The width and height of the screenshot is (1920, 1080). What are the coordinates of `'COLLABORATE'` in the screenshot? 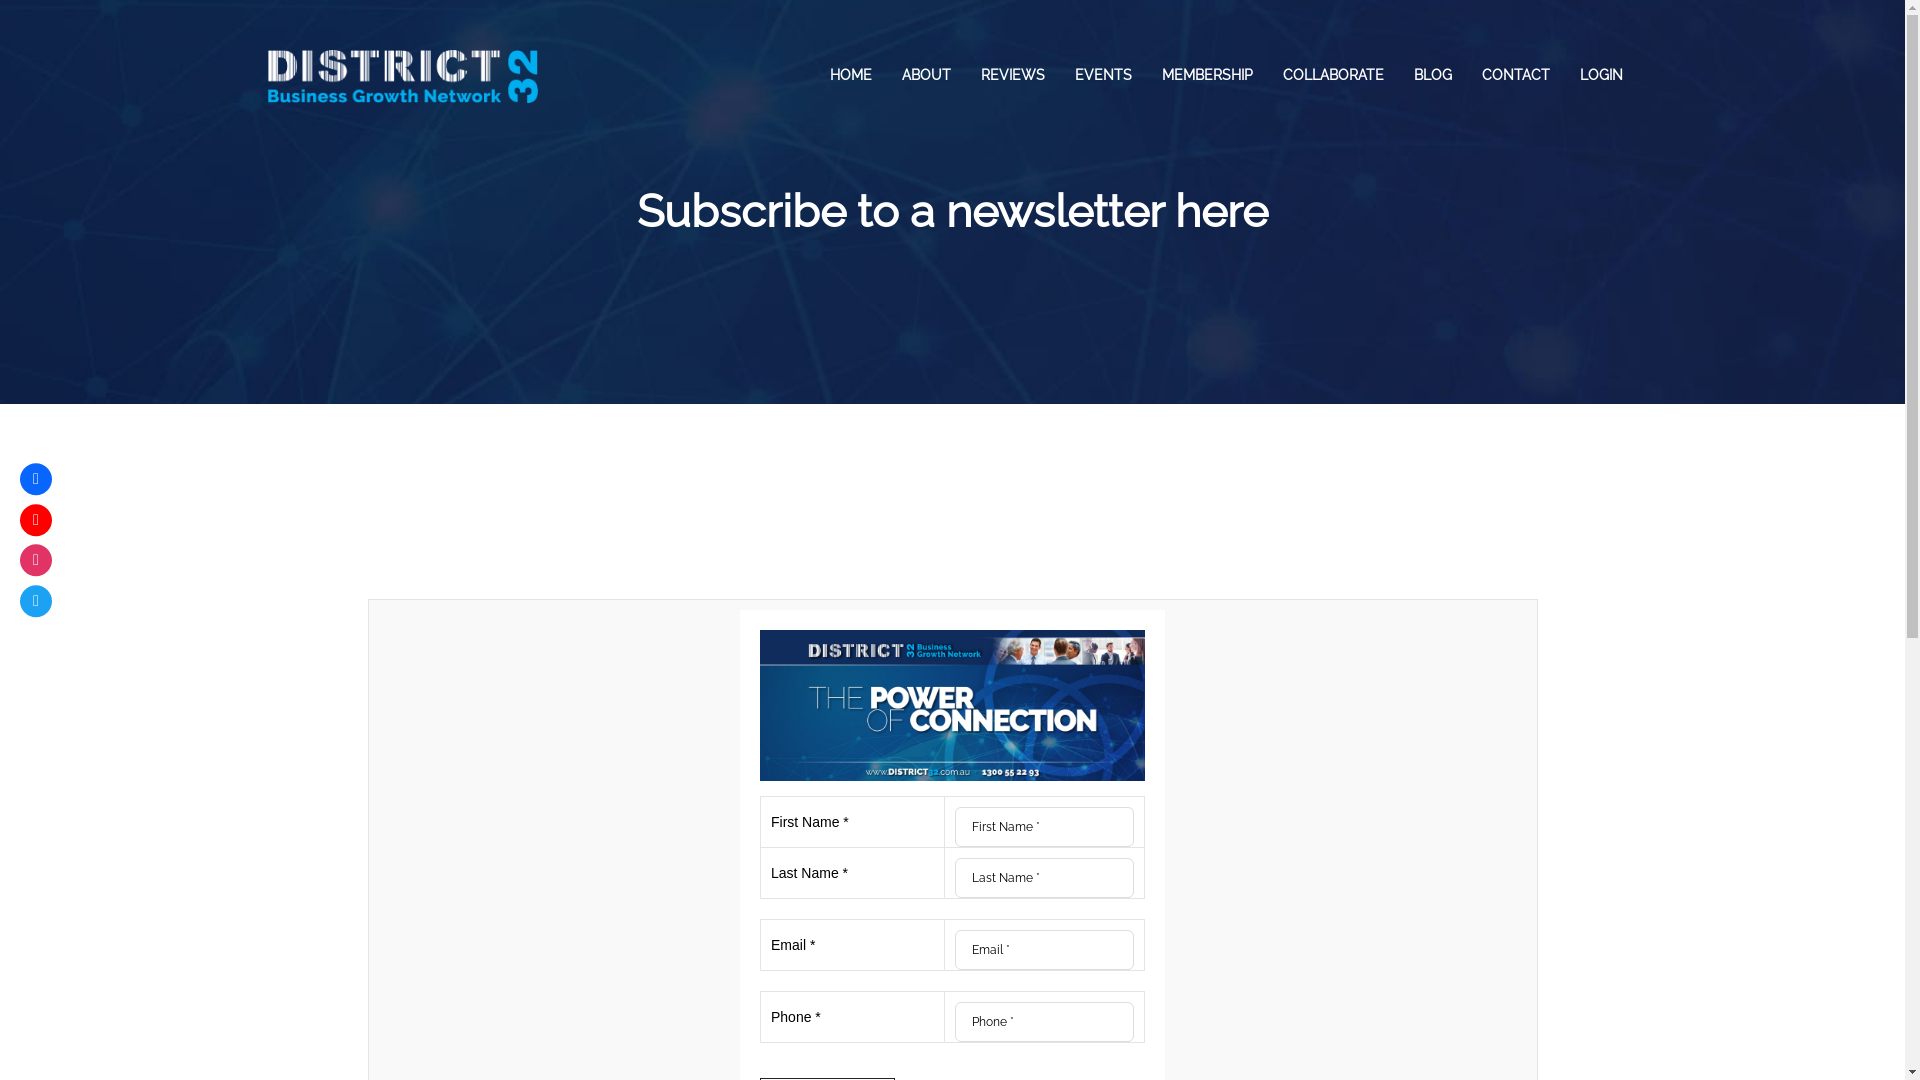 It's located at (1333, 73).